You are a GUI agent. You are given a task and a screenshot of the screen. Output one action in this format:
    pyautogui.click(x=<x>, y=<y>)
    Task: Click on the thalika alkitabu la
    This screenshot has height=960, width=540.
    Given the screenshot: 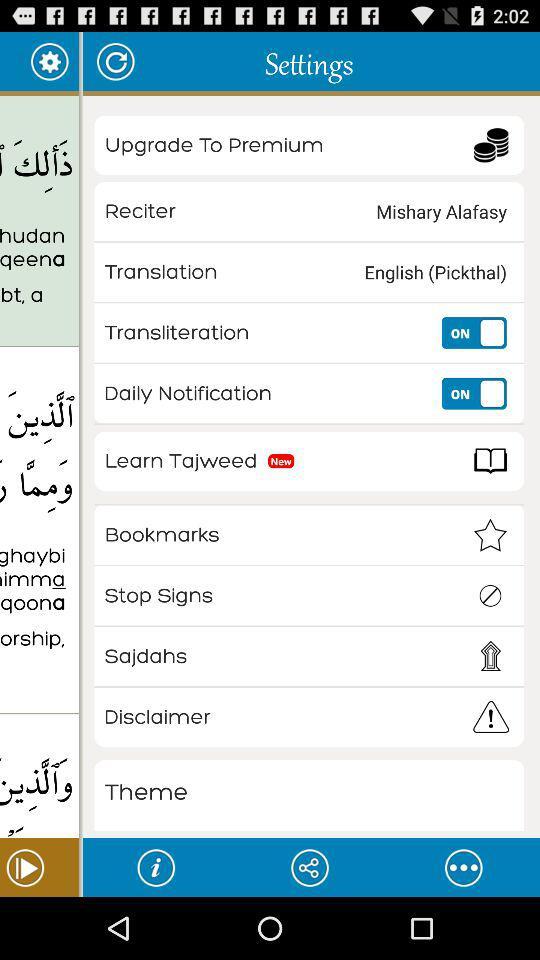 What is the action you would take?
    pyautogui.click(x=39, y=246)
    